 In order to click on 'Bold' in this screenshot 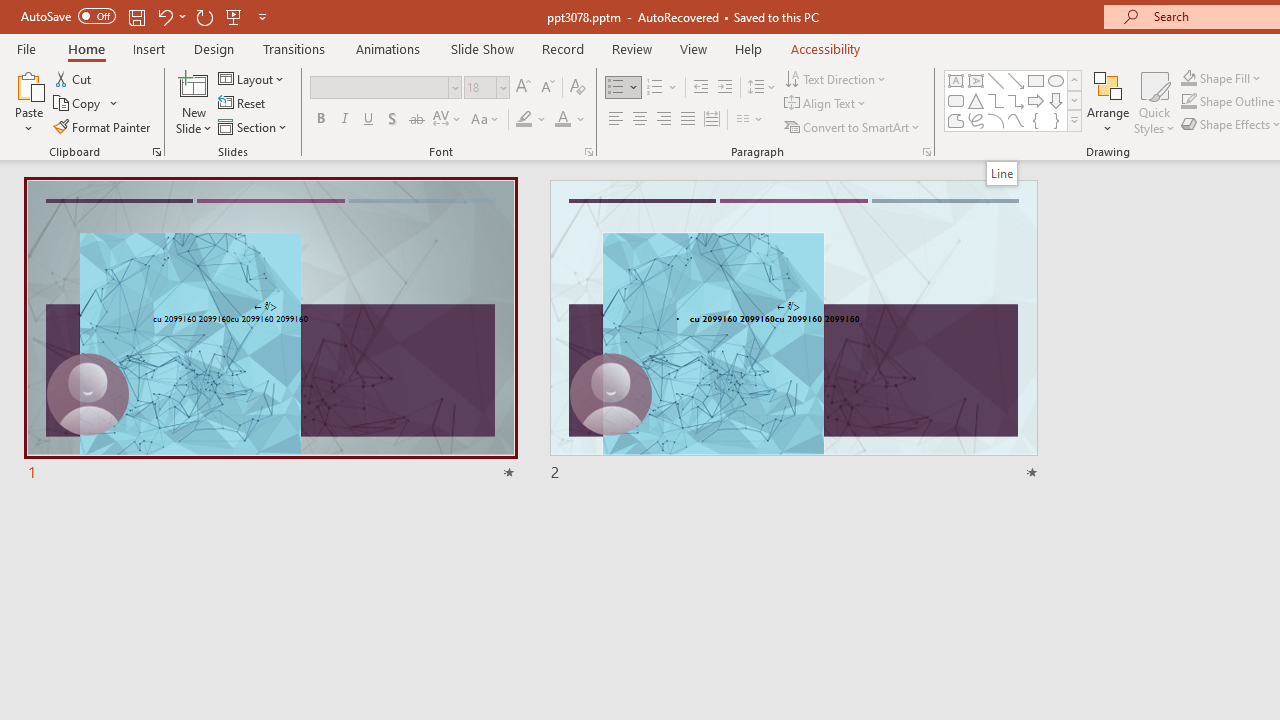, I will do `click(320, 119)`.